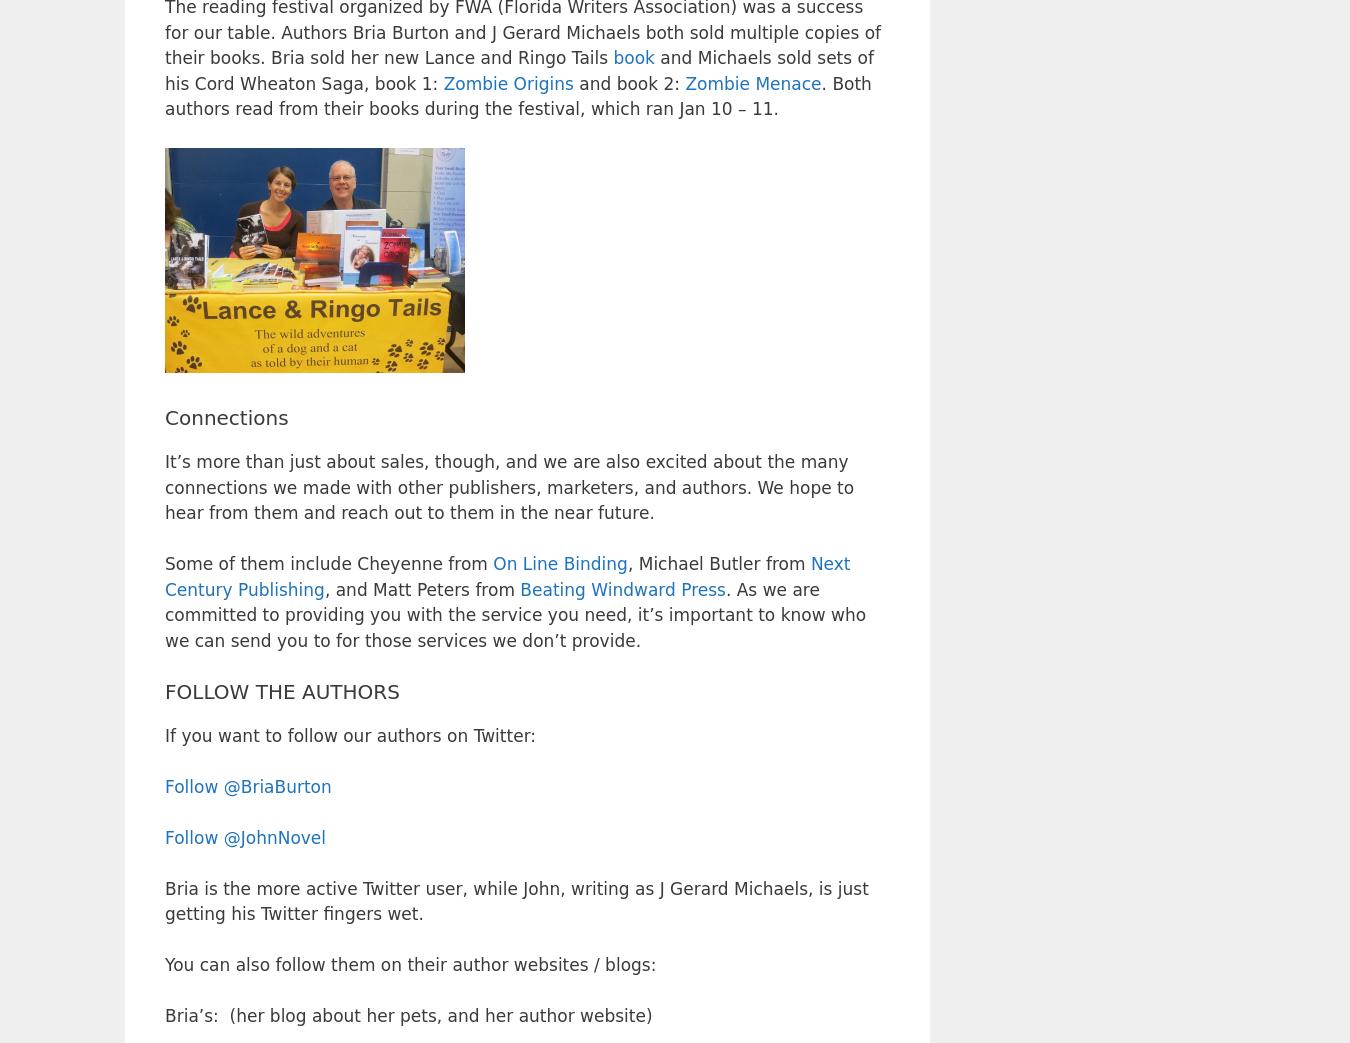 The width and height of the screenshot is (1350, 1043). I want to click on 'Follow @JohnNovel', so click(244, 837).